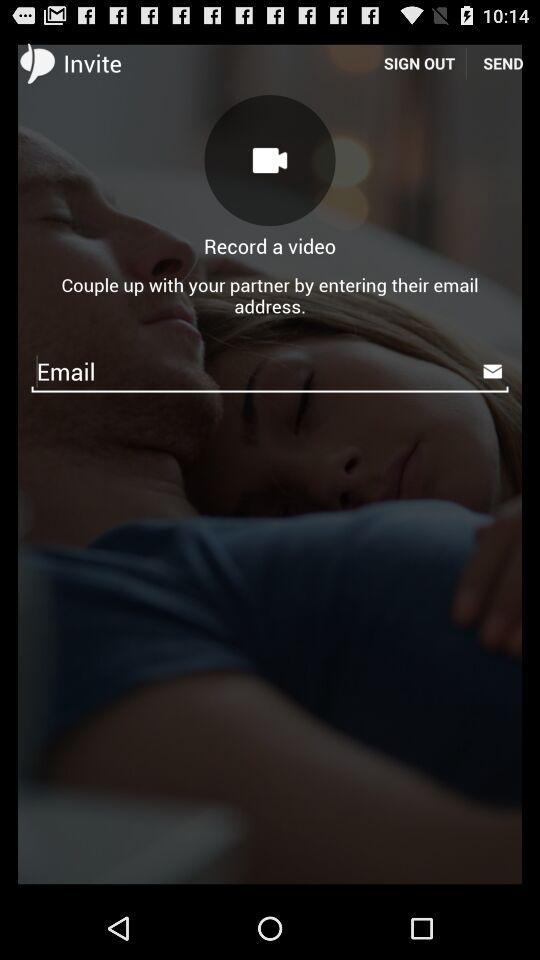 The width and height of the screenshot is (540, 960). I want to click on the item above the couple up with icon, so click(418, 62).